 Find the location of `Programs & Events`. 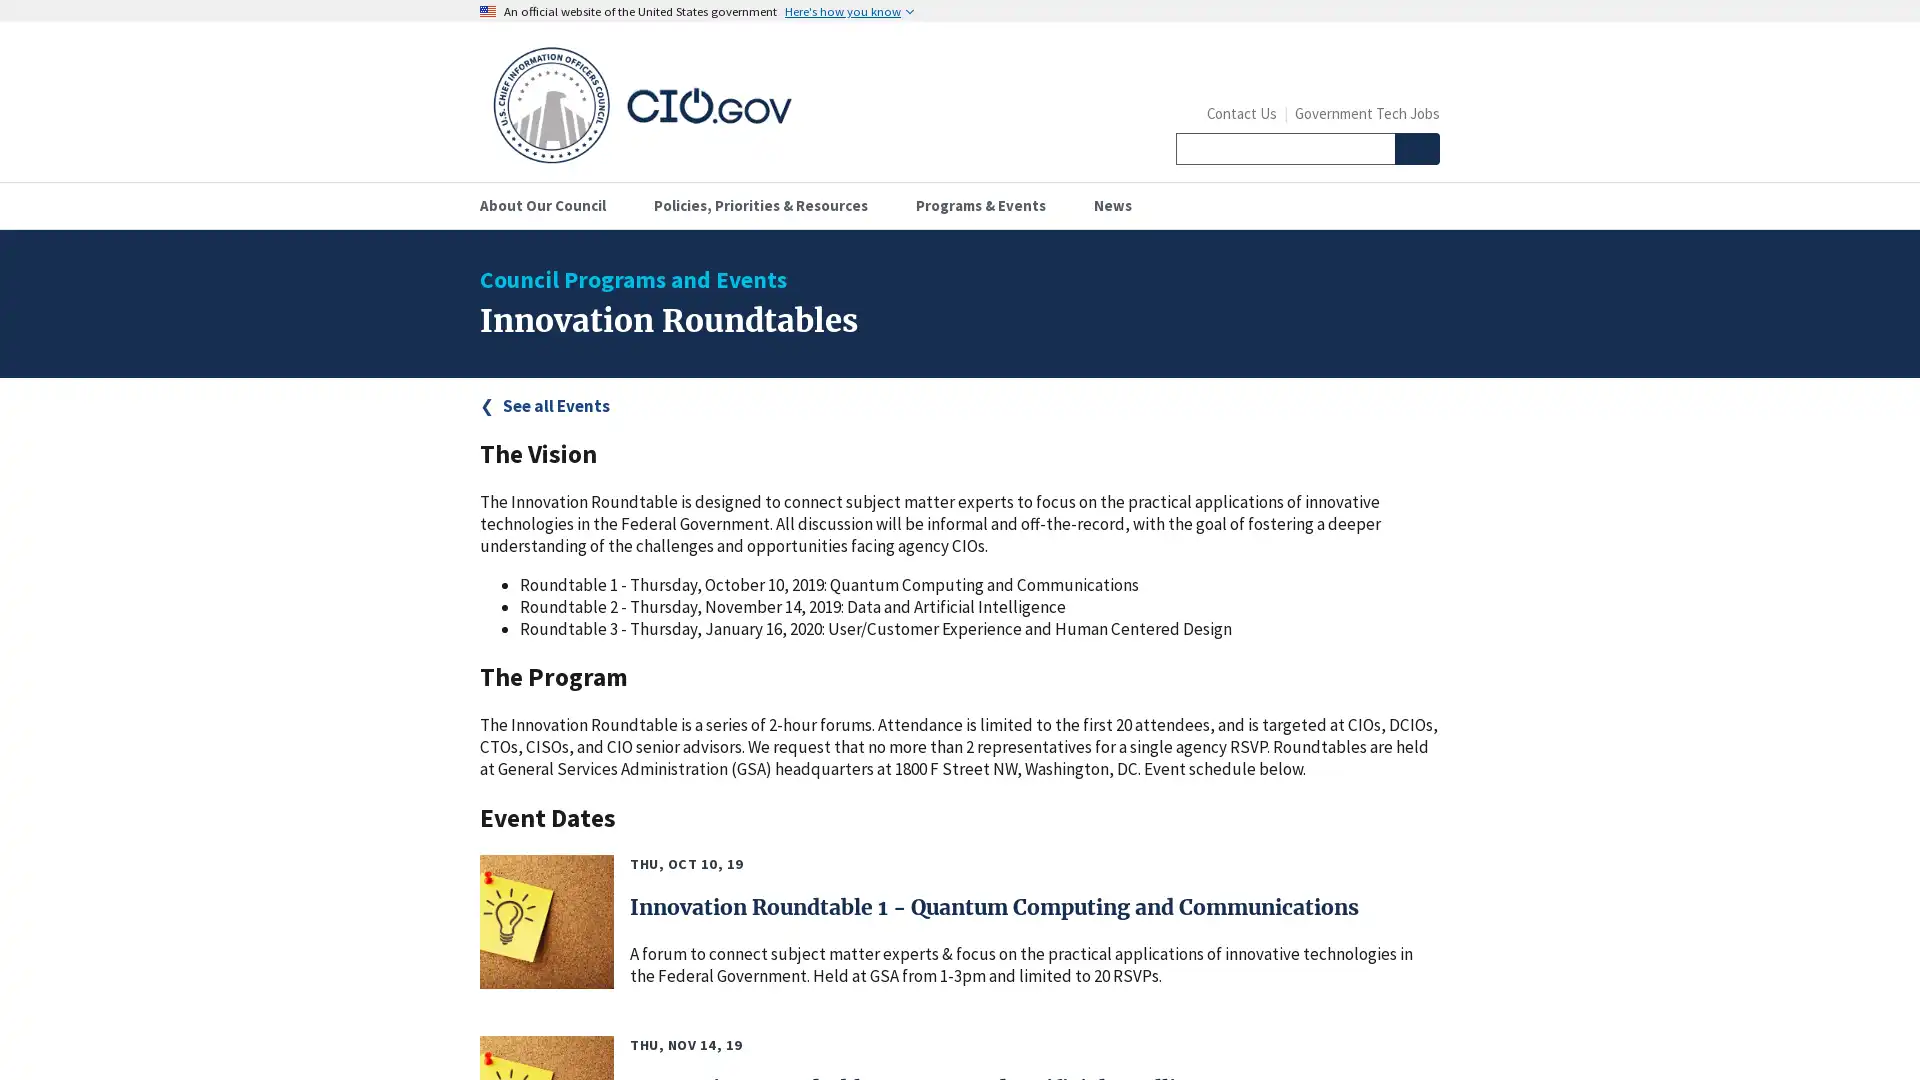

Programs & Events is located at coordinates (988, 205).